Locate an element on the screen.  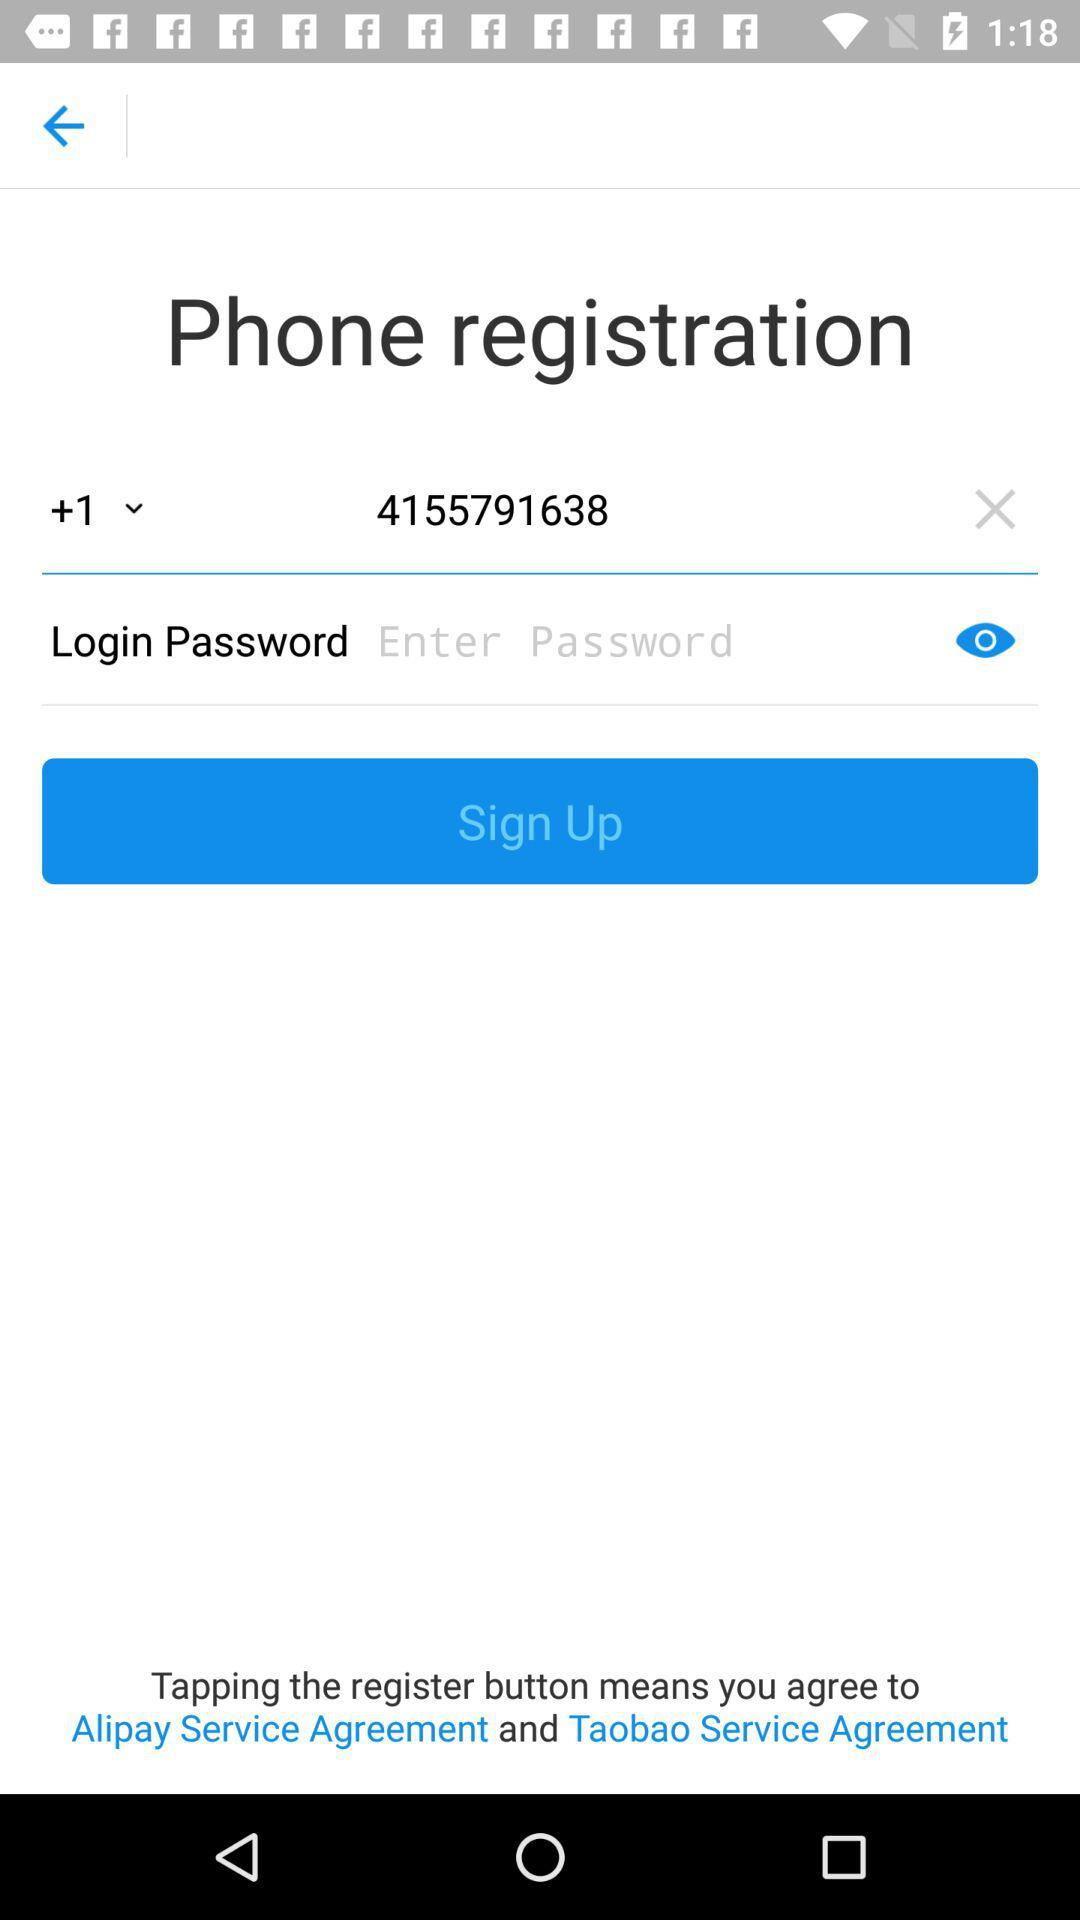
the icon above the +1 app is located at coordinates (61, 124).